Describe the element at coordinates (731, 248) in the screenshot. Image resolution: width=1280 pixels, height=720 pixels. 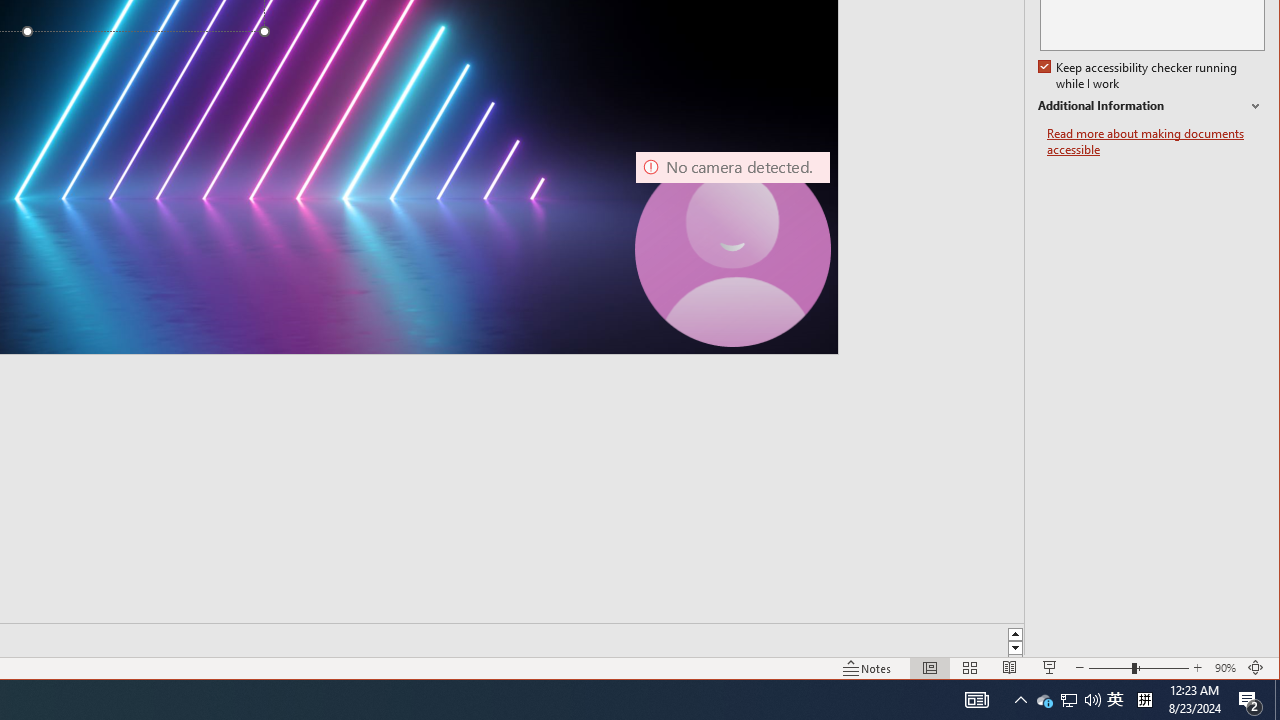
I see `'Camera 7, No camera detected.'` at that location.